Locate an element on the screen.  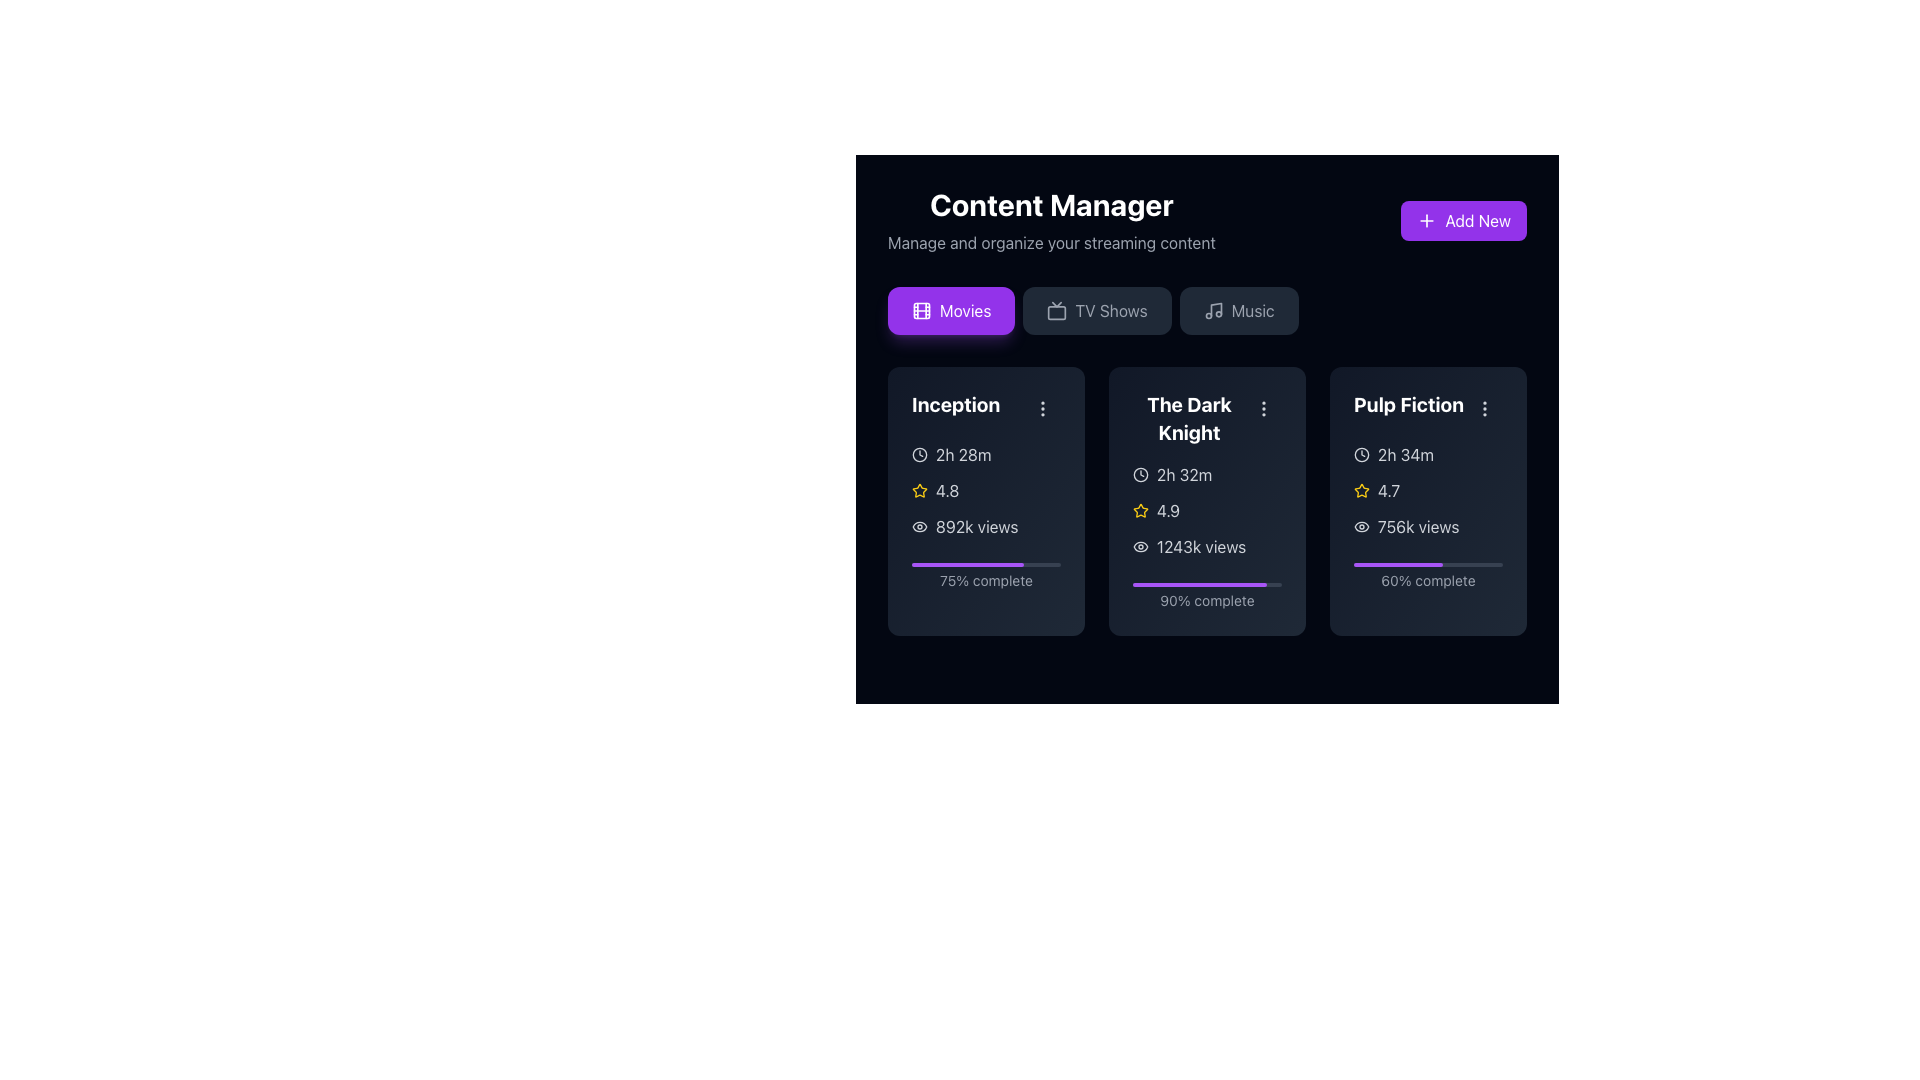
'756k views' label with eye icon located beneath the 'Pulp Fiction' title for web development purposes is located at coordinates (1427, 526).